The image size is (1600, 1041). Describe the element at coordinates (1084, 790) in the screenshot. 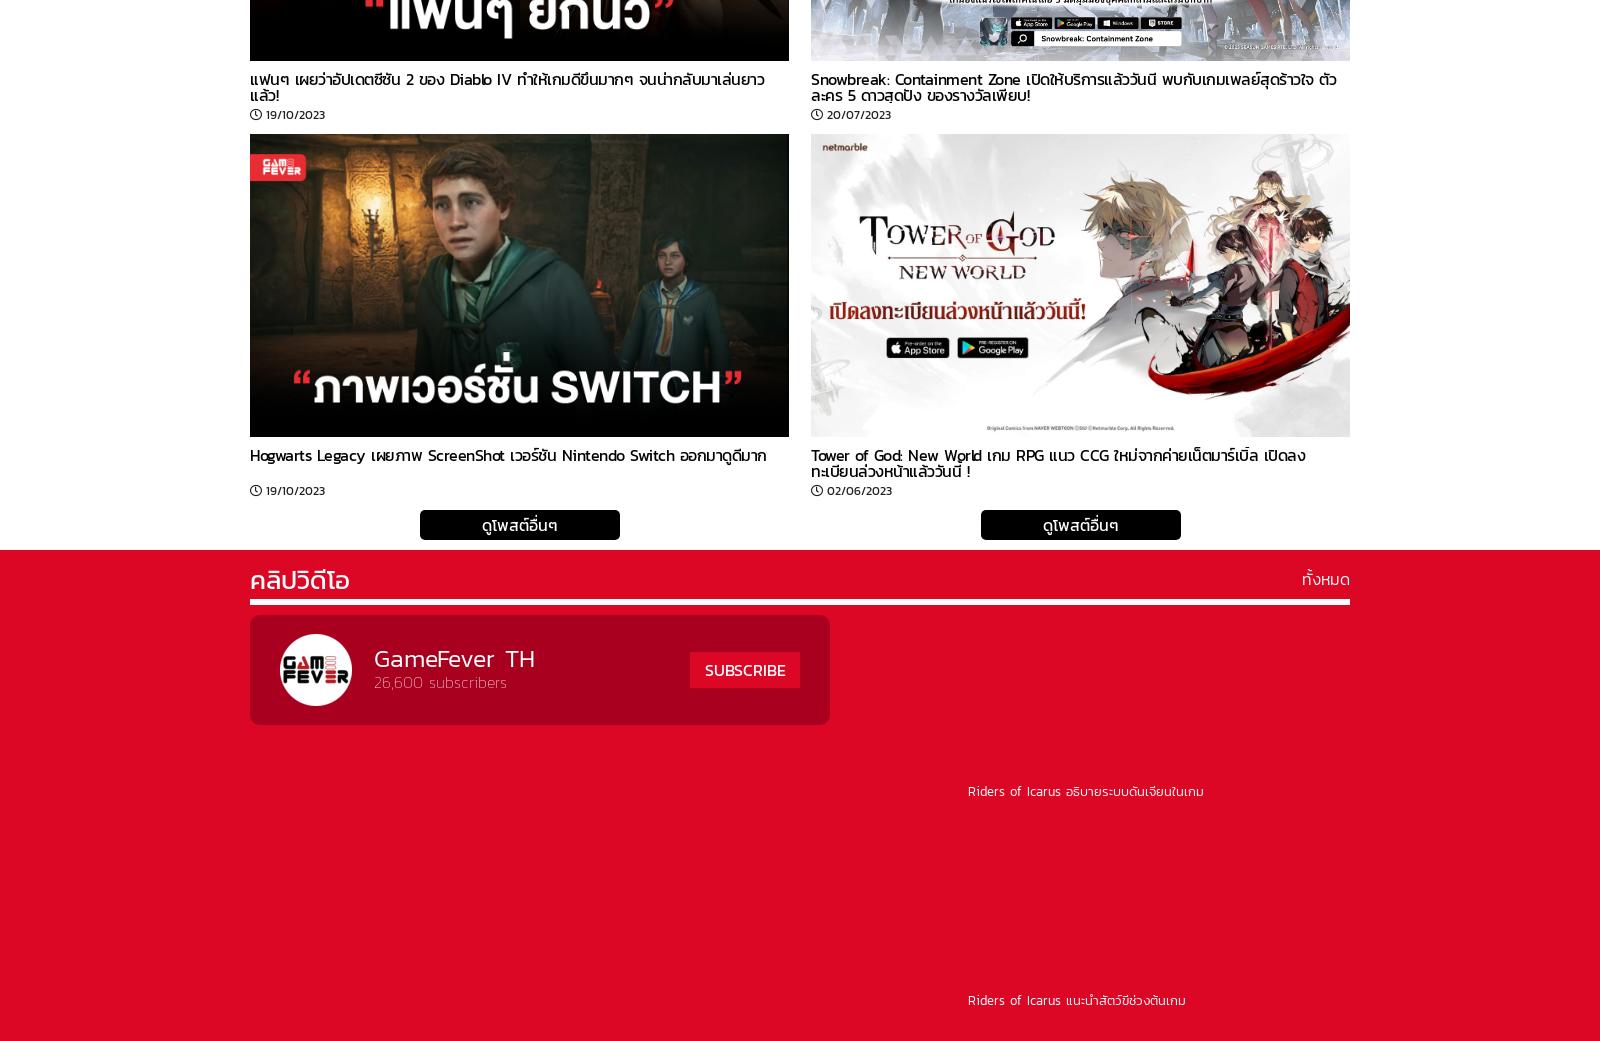

I see `'Riders of Icarus อธิบายระบบดันเจี้ยนในเกม'` at that location.